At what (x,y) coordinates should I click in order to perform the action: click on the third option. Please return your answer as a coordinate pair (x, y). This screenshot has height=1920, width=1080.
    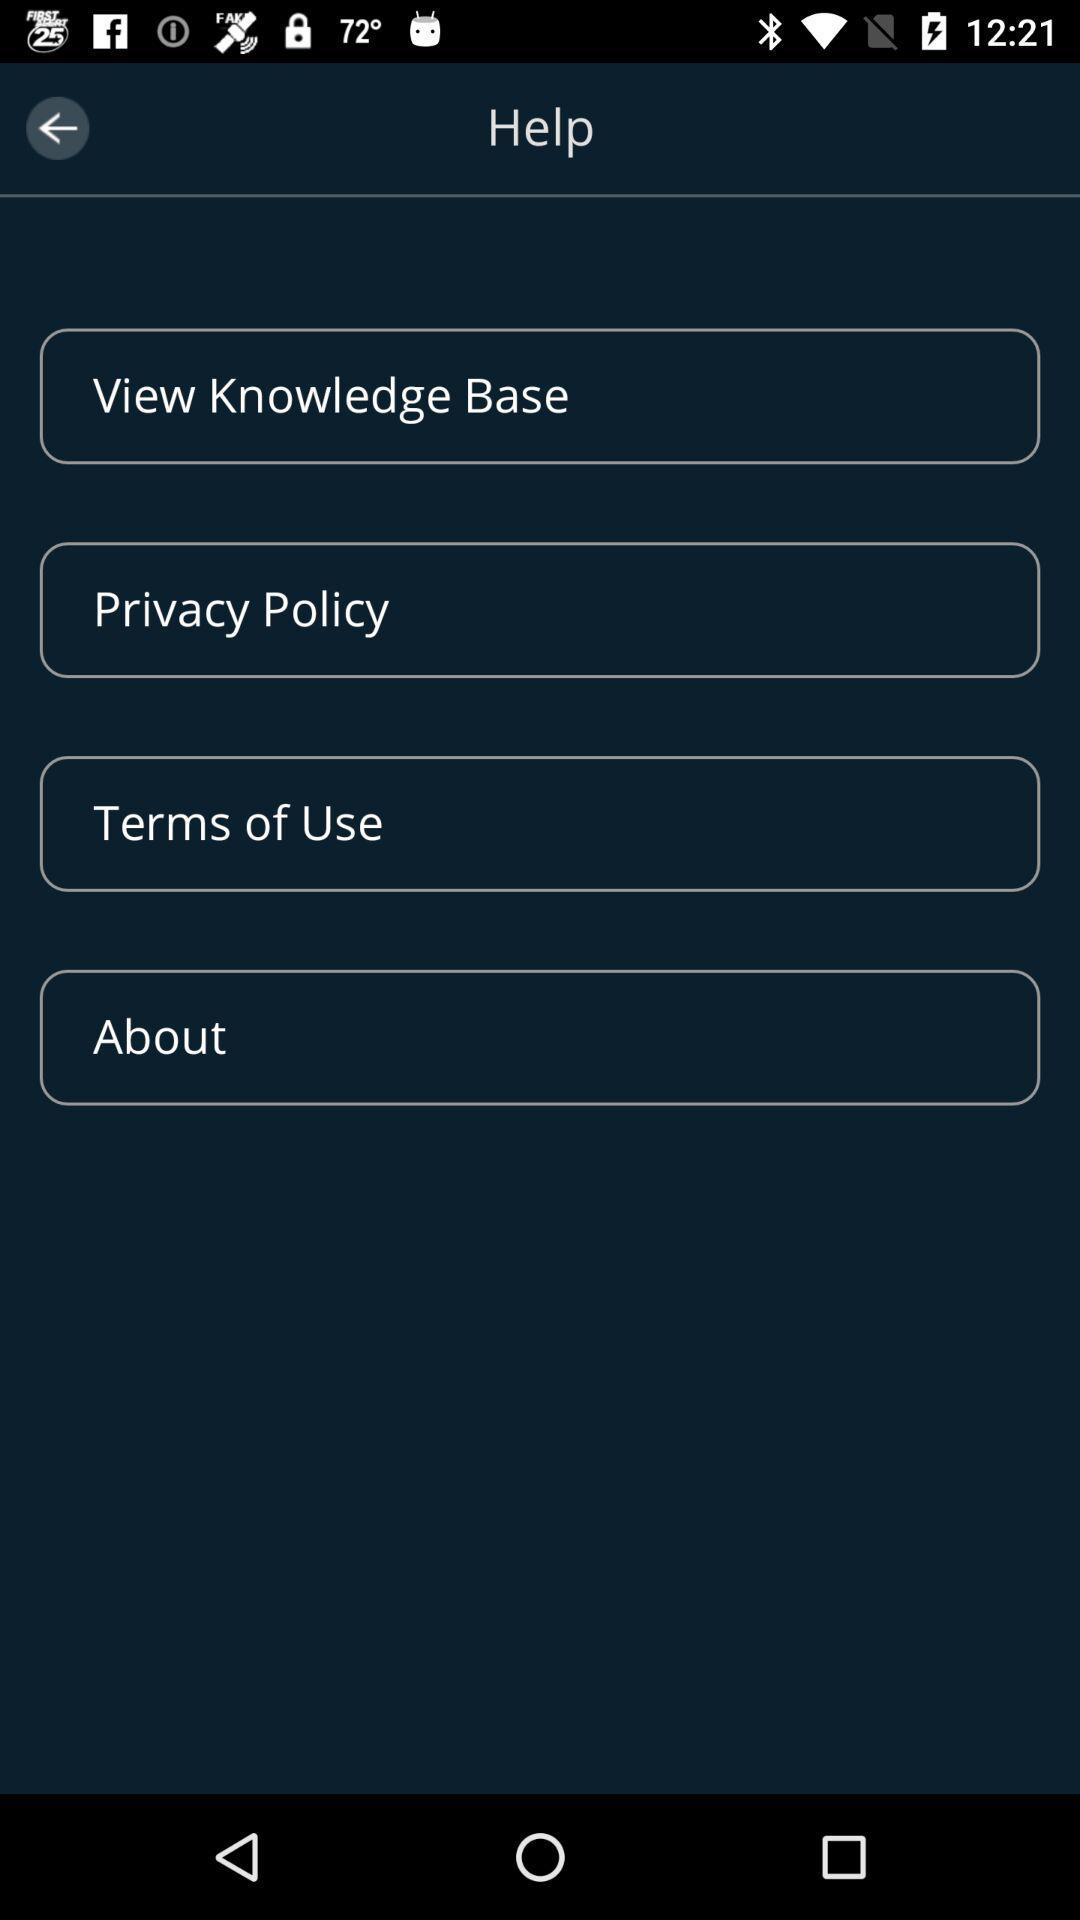
    Looking at the image, I should click on (540, 824).